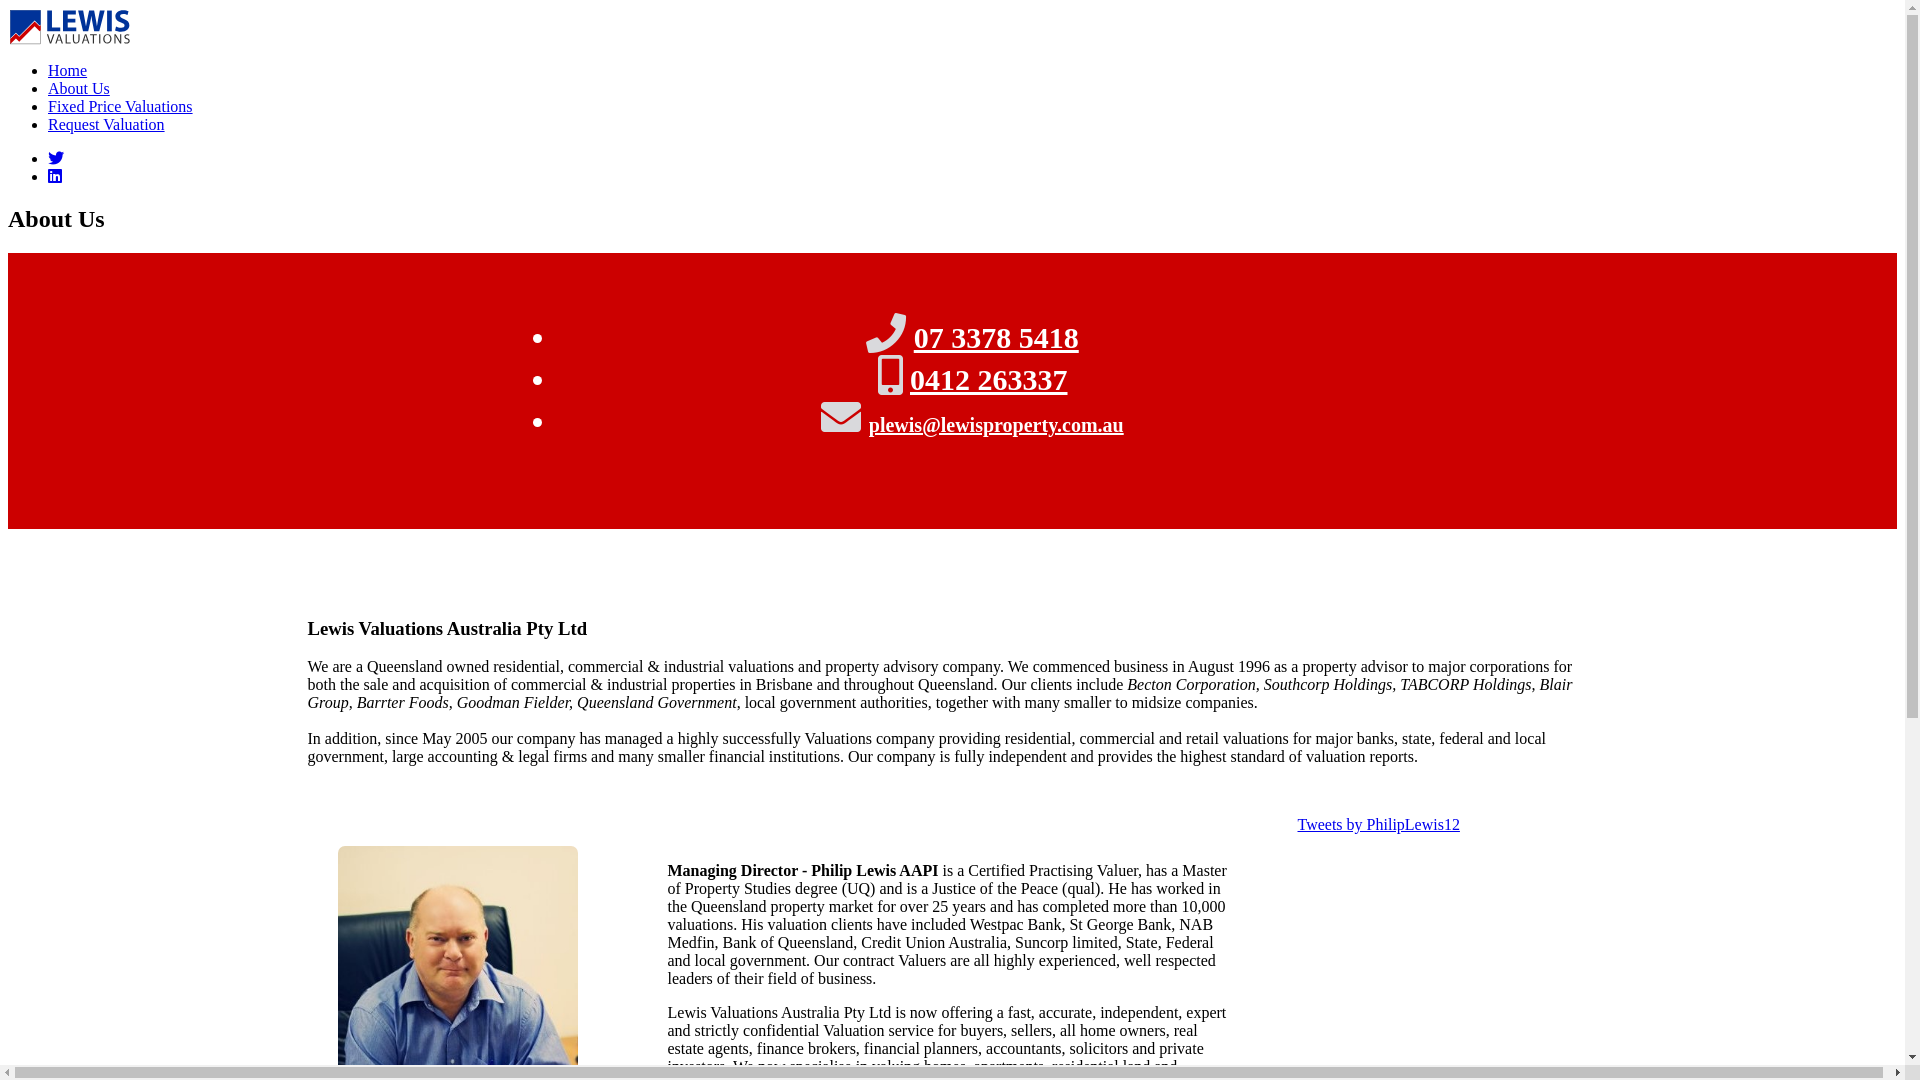  Describe the element at coordinates (67, 69) in the screenshot. I see `'Home'` at that location.